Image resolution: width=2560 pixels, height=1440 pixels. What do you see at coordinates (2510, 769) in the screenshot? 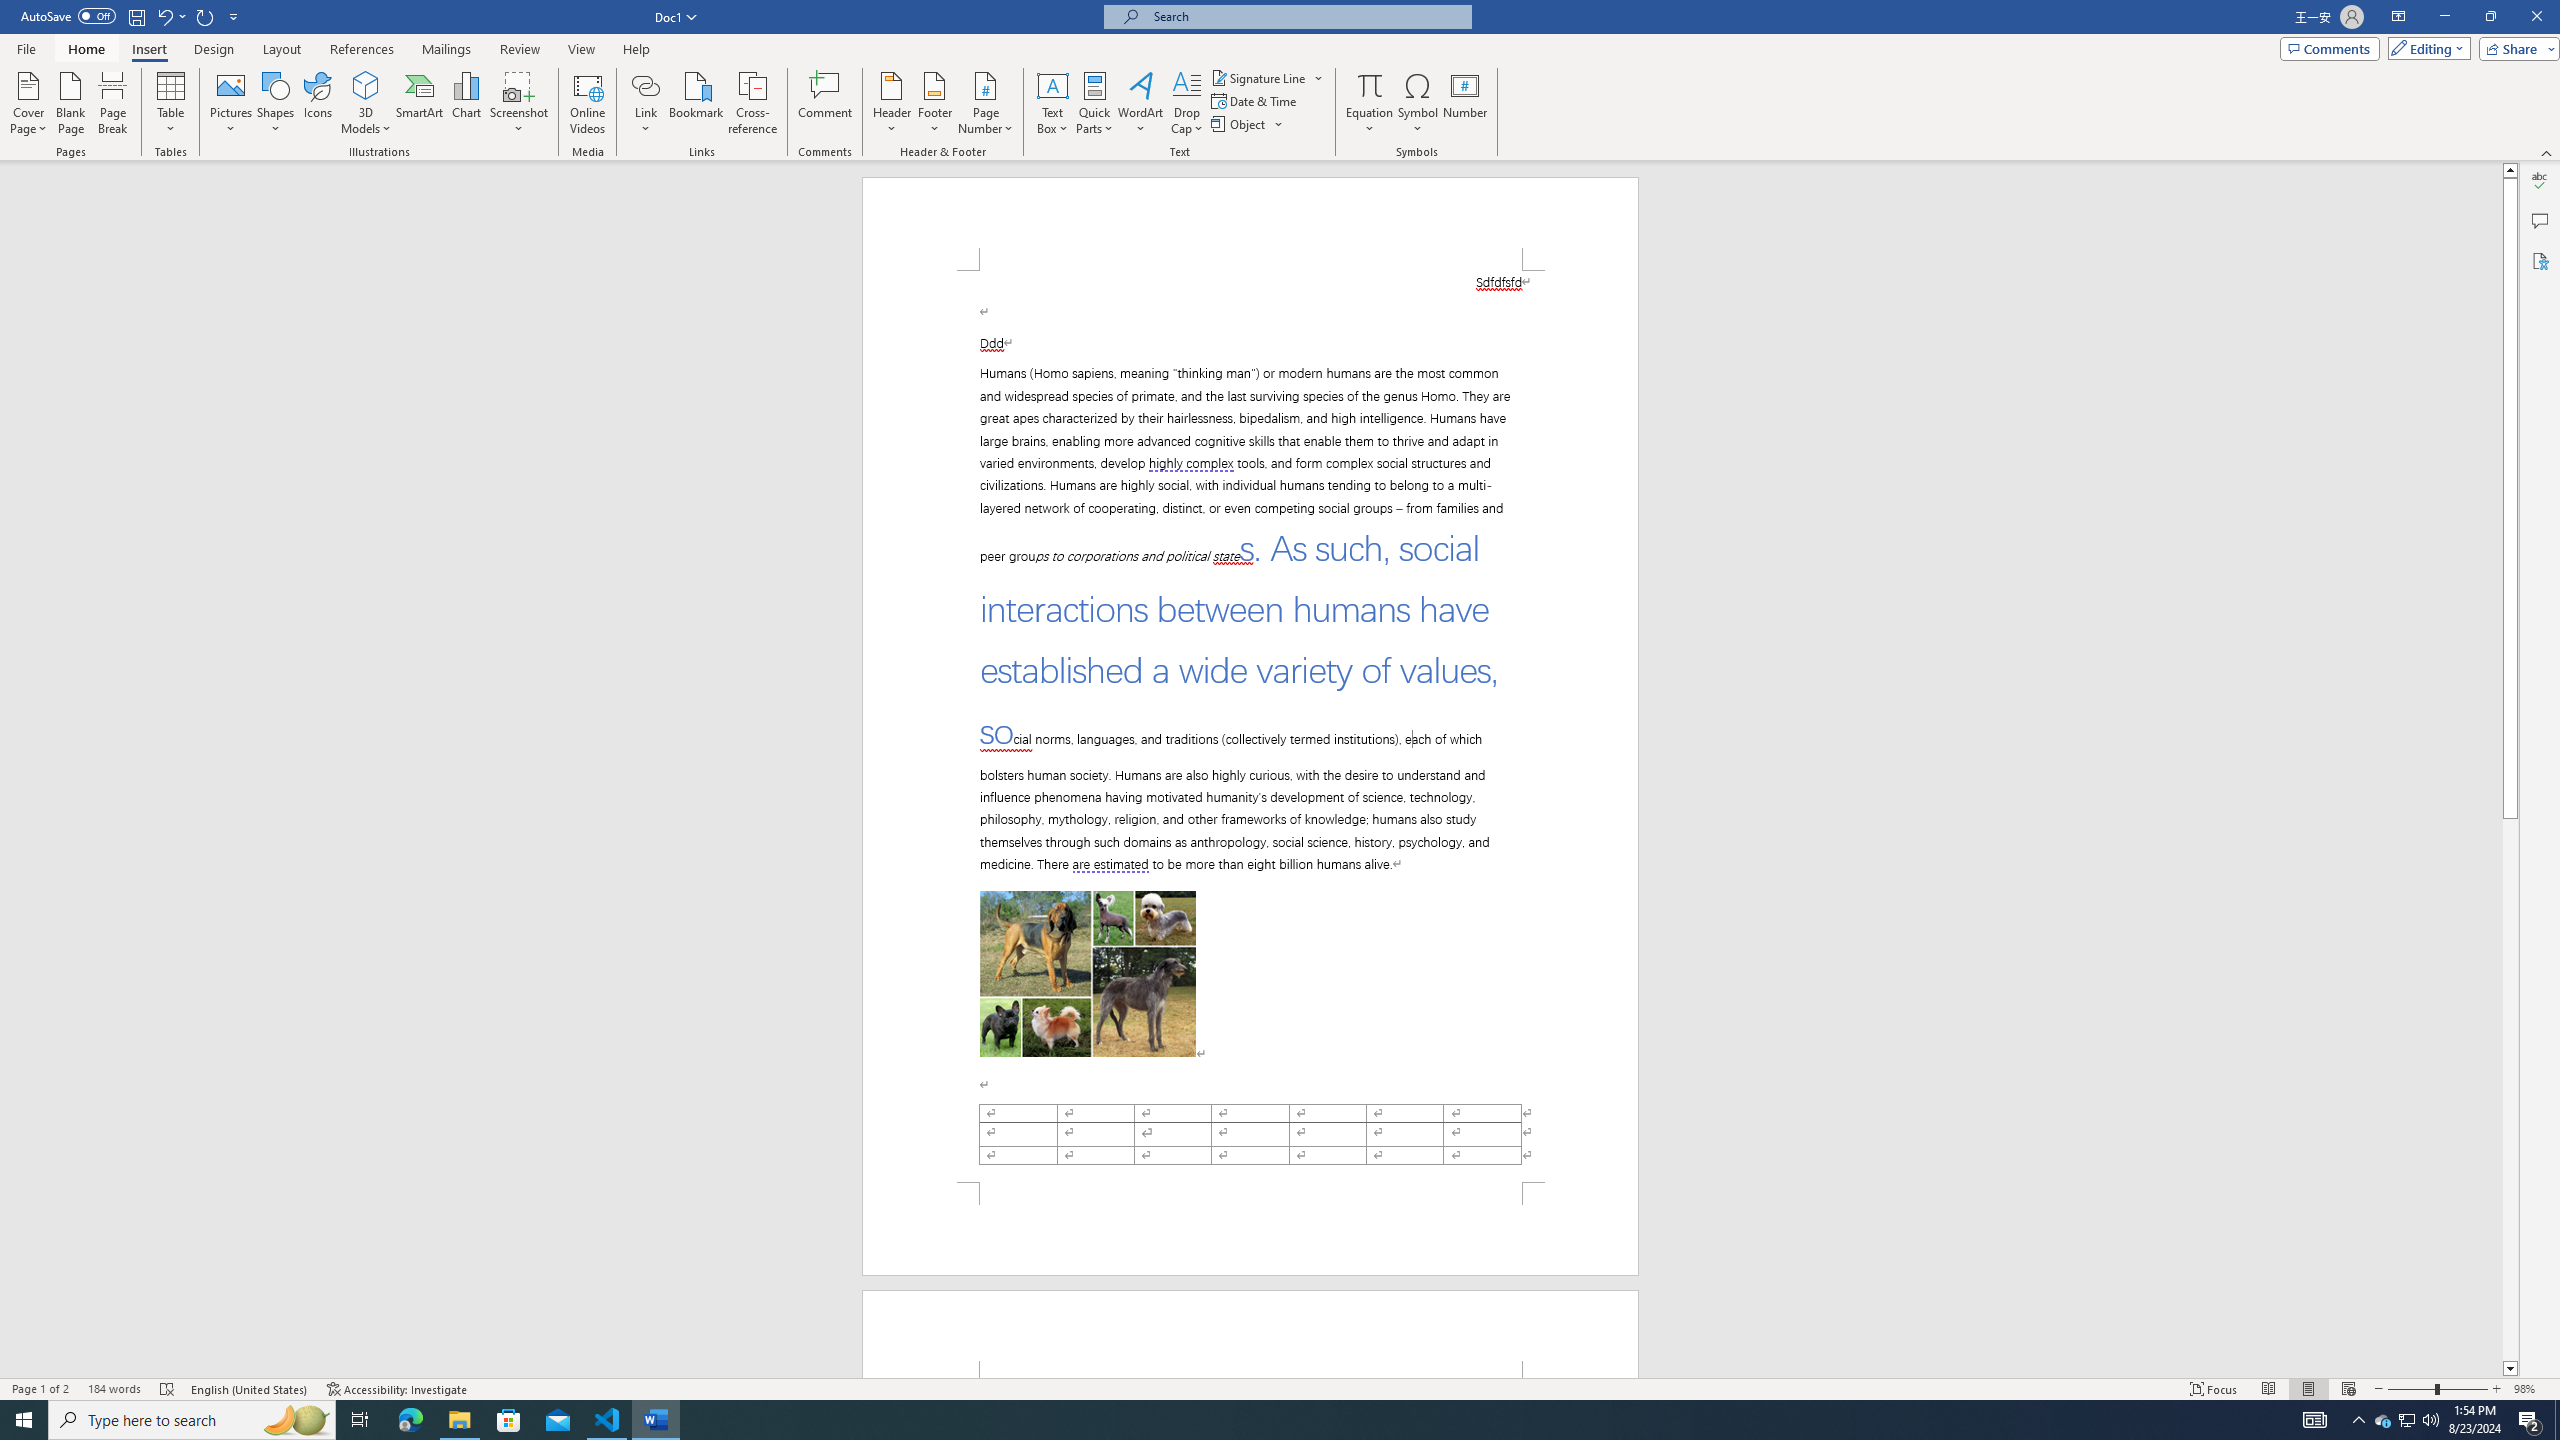
I see `'Class: NetUIScrollBar'` at bounding box center [2510, 769].